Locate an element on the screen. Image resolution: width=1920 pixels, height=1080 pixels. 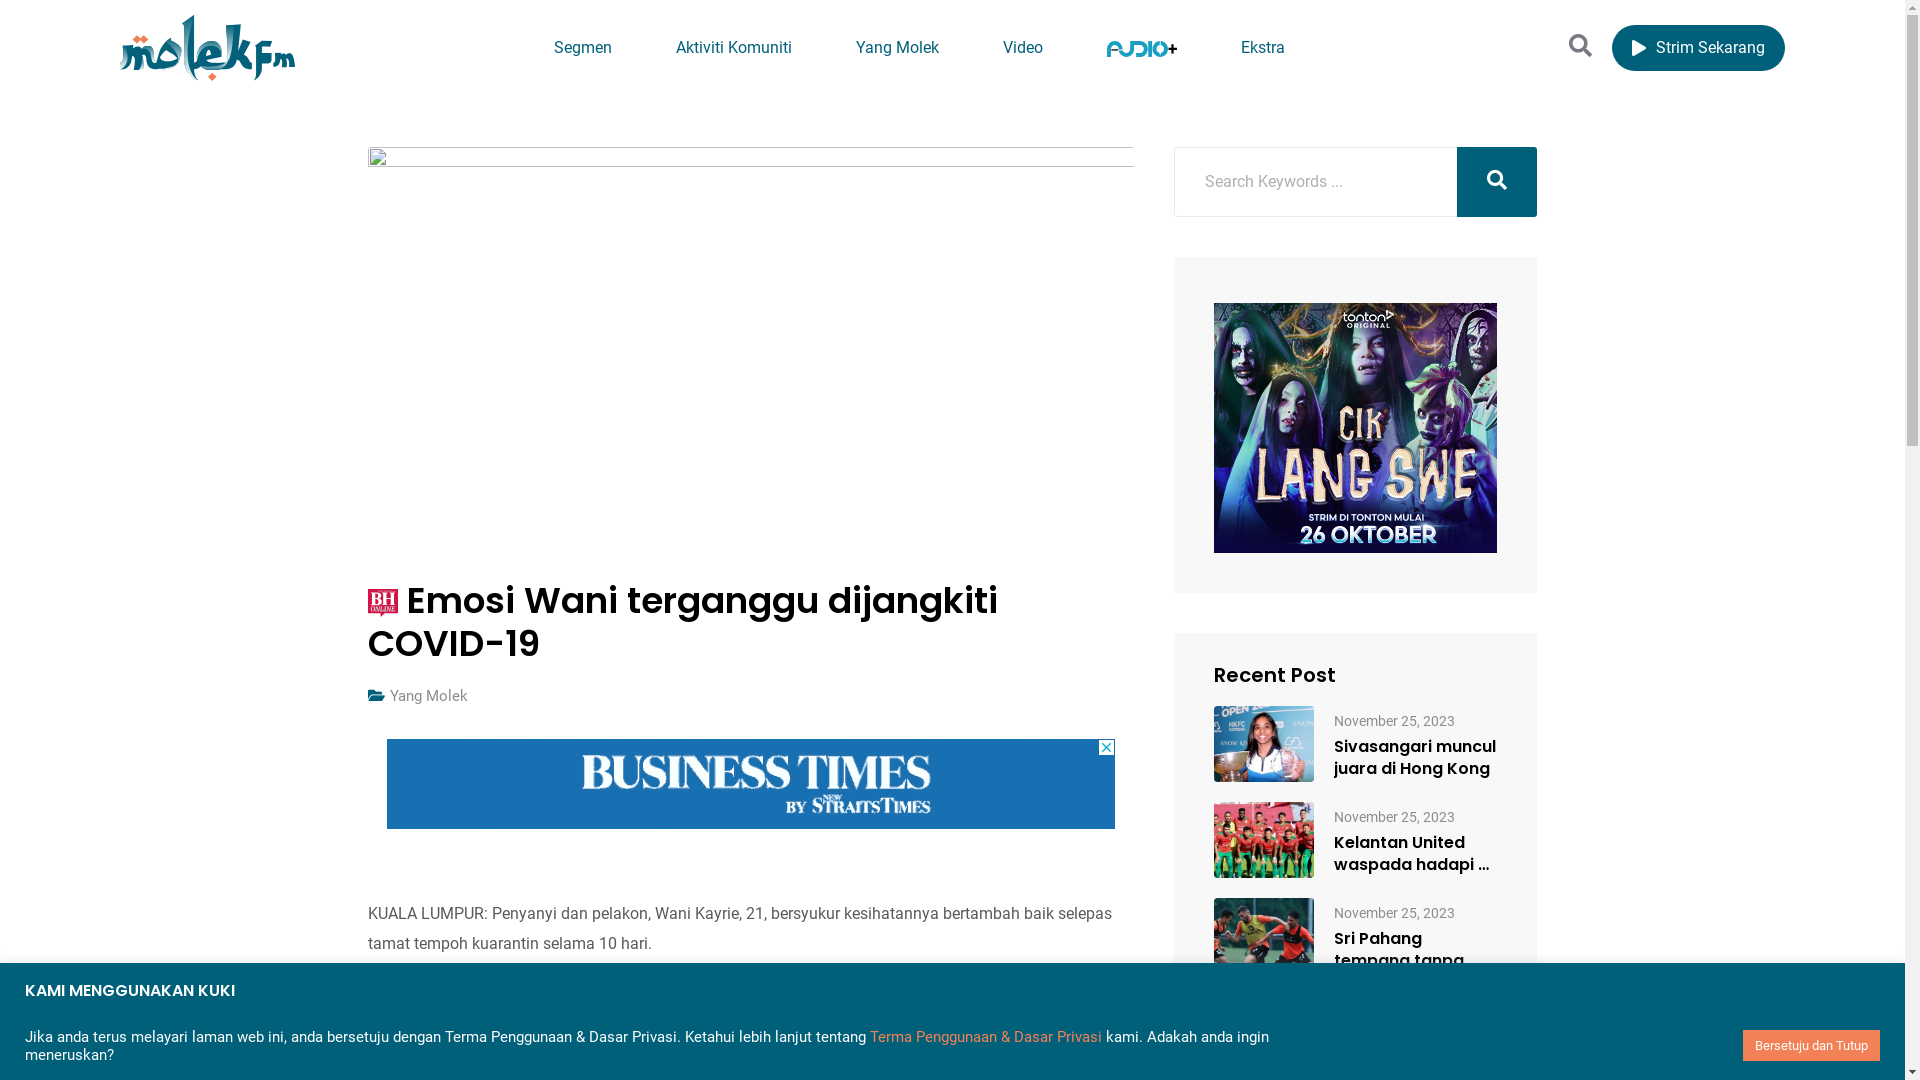
'Sri Pahang tempang tanpa lima tonggak' is located at coordinates (1334, 948).